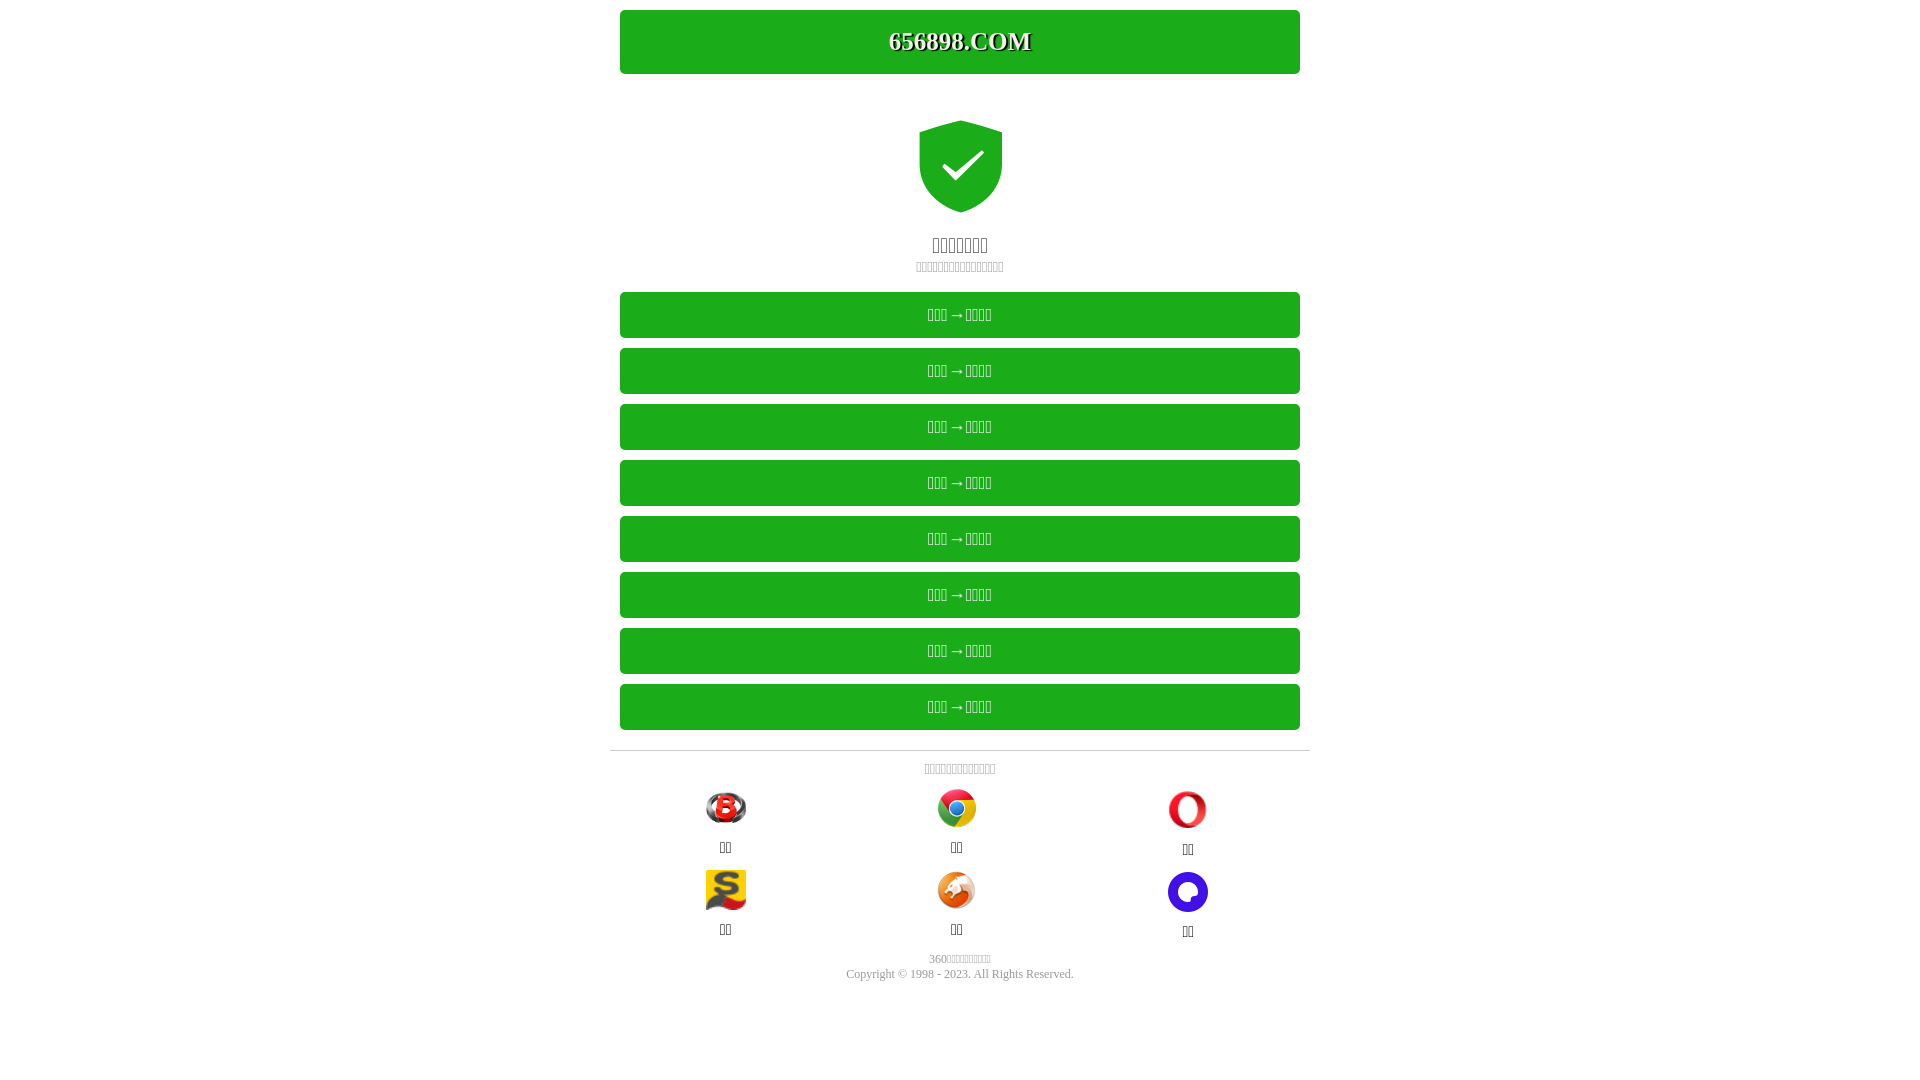  What do you see at coordinates (960, 42) in the screenshot?
I see `'656898.COM'` at bounding box center [960, 42].